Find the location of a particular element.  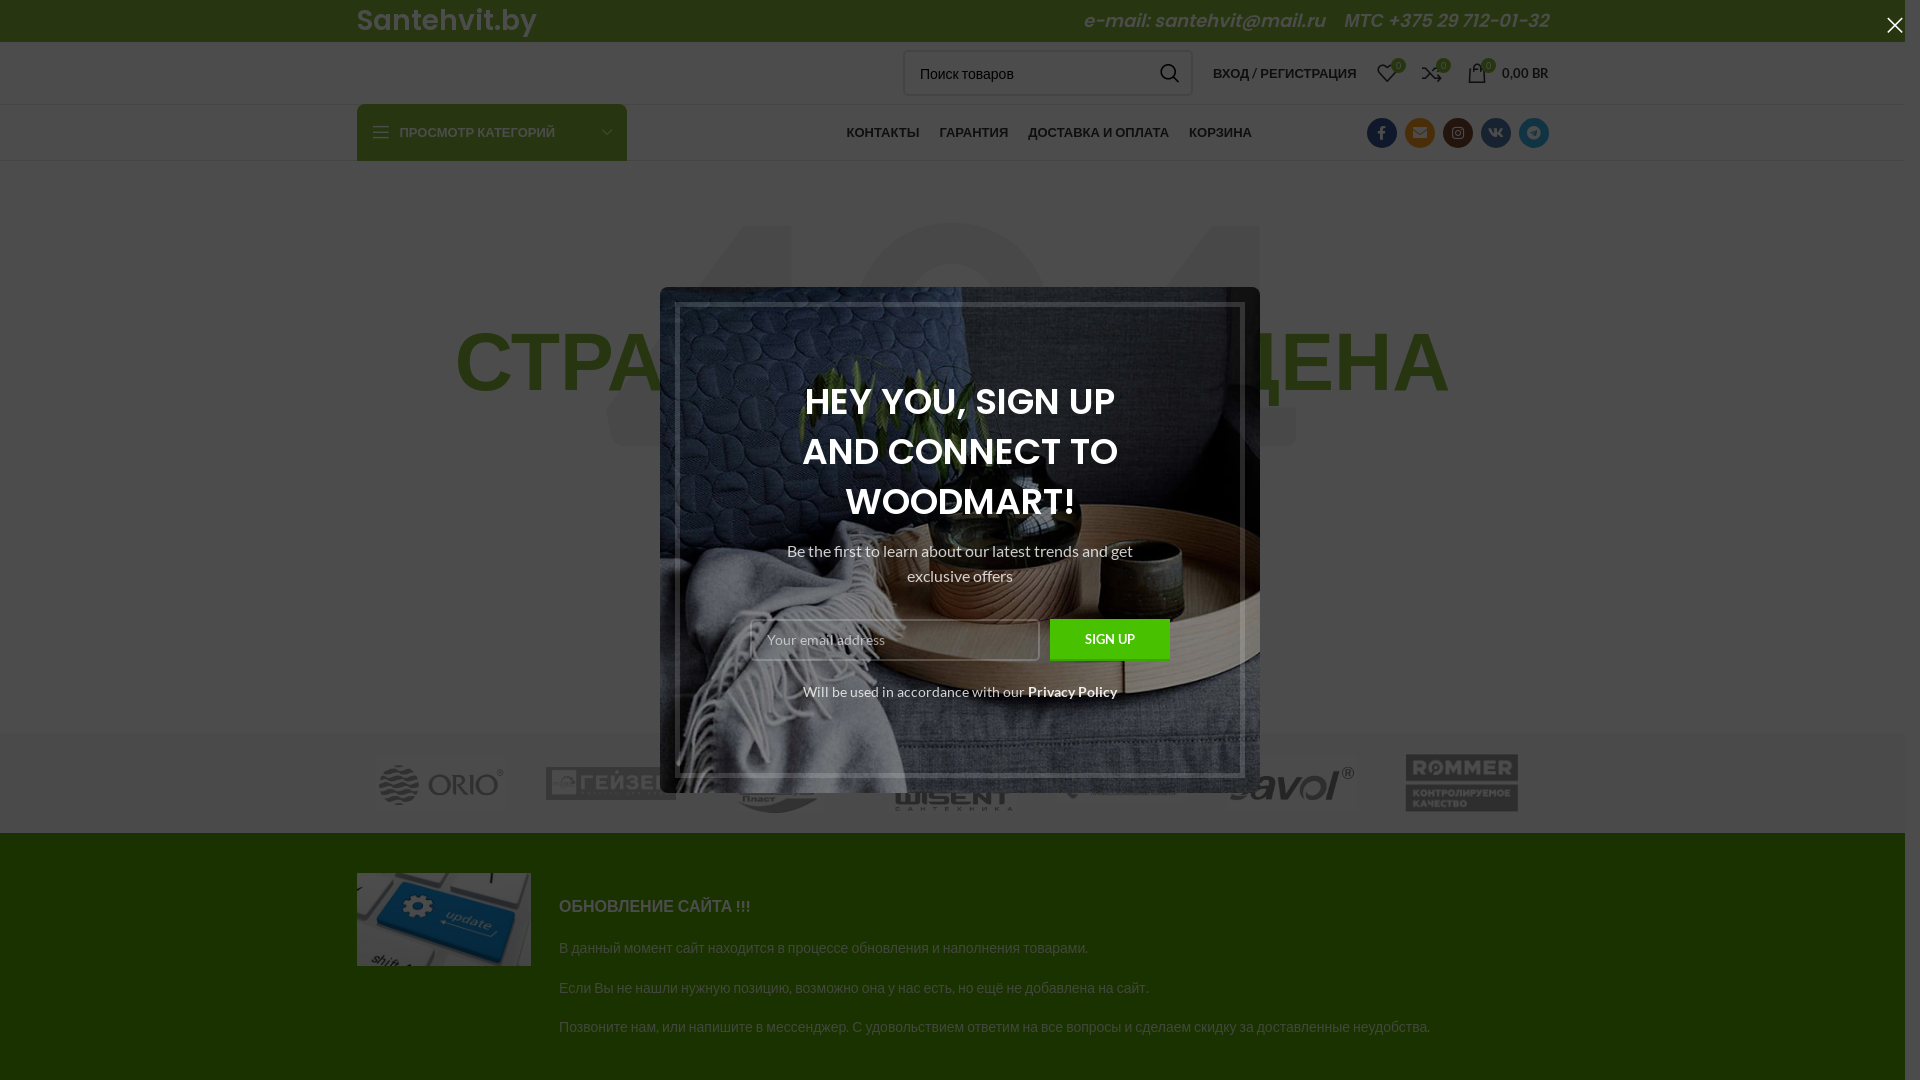

'e-mail: santehvit@mail.ru' is located at coordinates (1080, 20).